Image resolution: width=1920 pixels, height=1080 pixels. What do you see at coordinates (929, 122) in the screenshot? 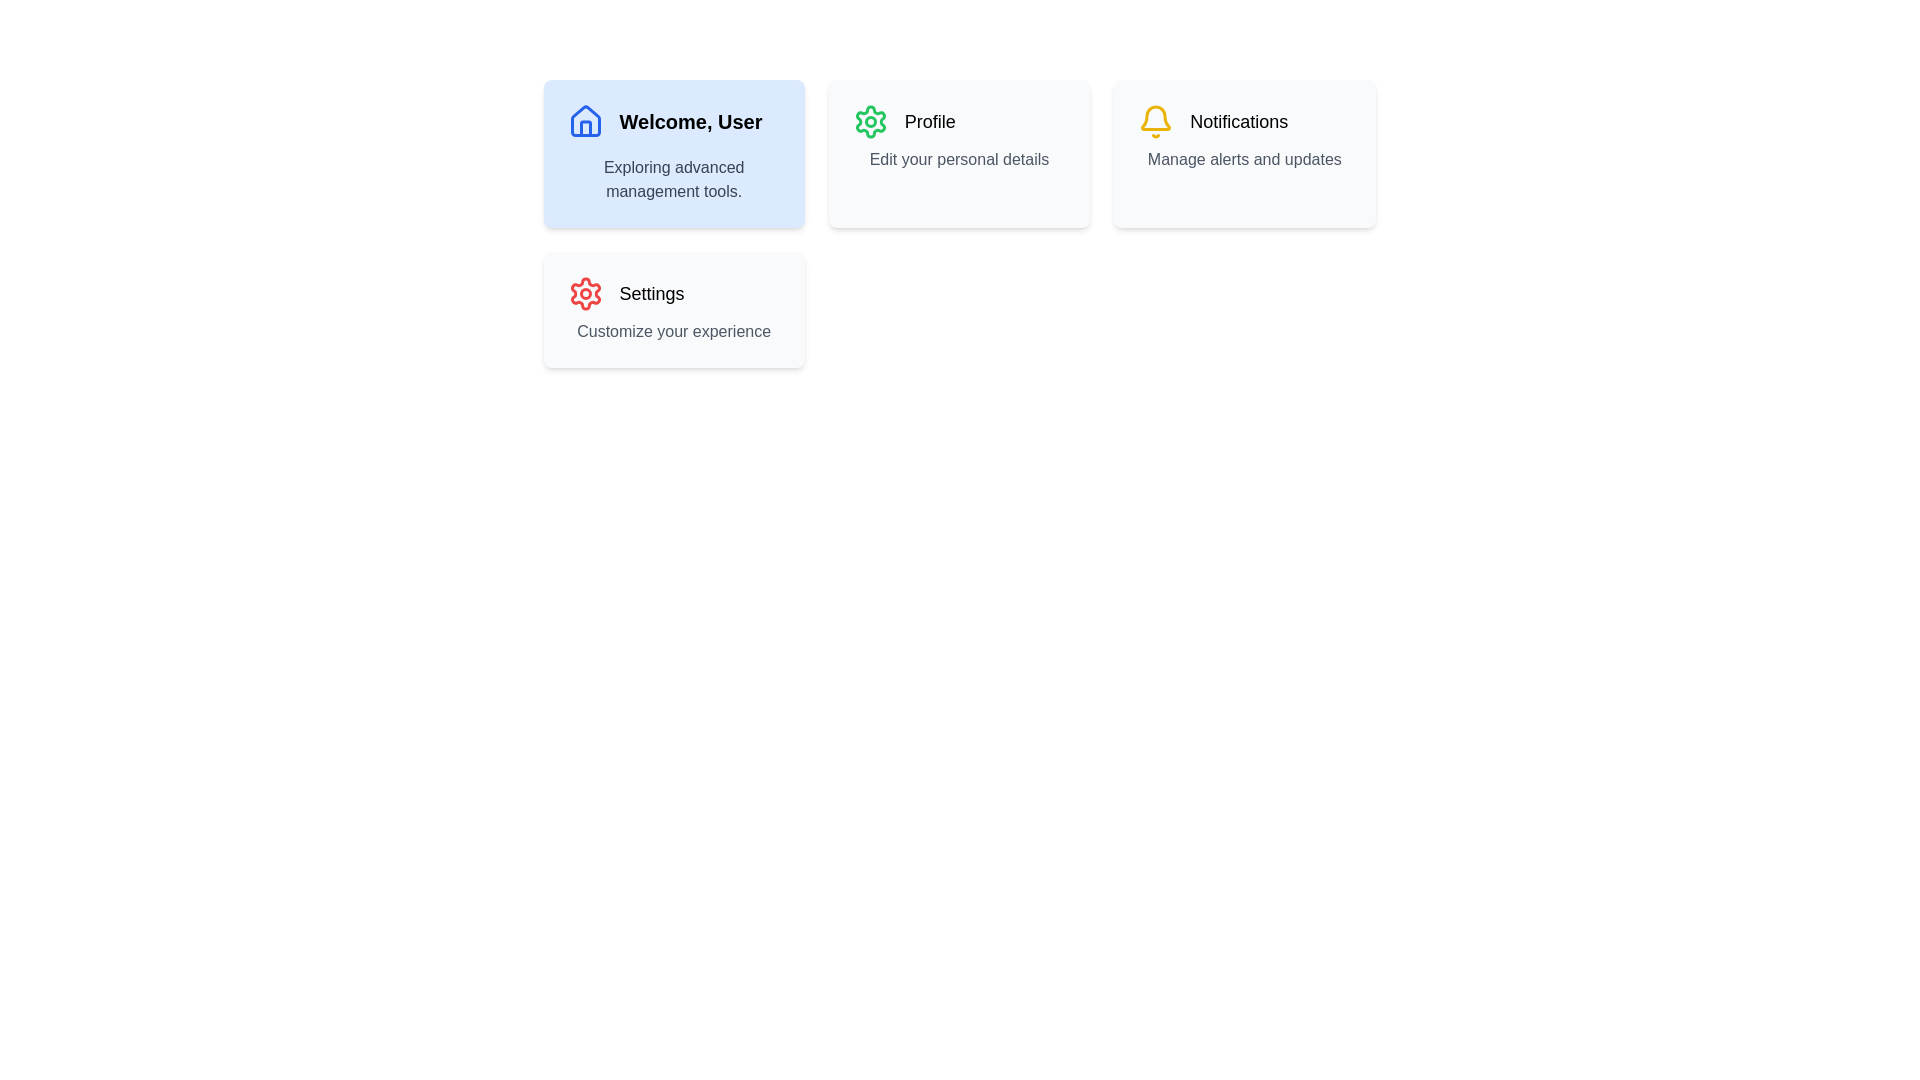
I see `the 'Profile' text label, which is styled in a large, bold font and positioned next to the green gear icon in the upper section of the interface` at bounding box center [929, 122].